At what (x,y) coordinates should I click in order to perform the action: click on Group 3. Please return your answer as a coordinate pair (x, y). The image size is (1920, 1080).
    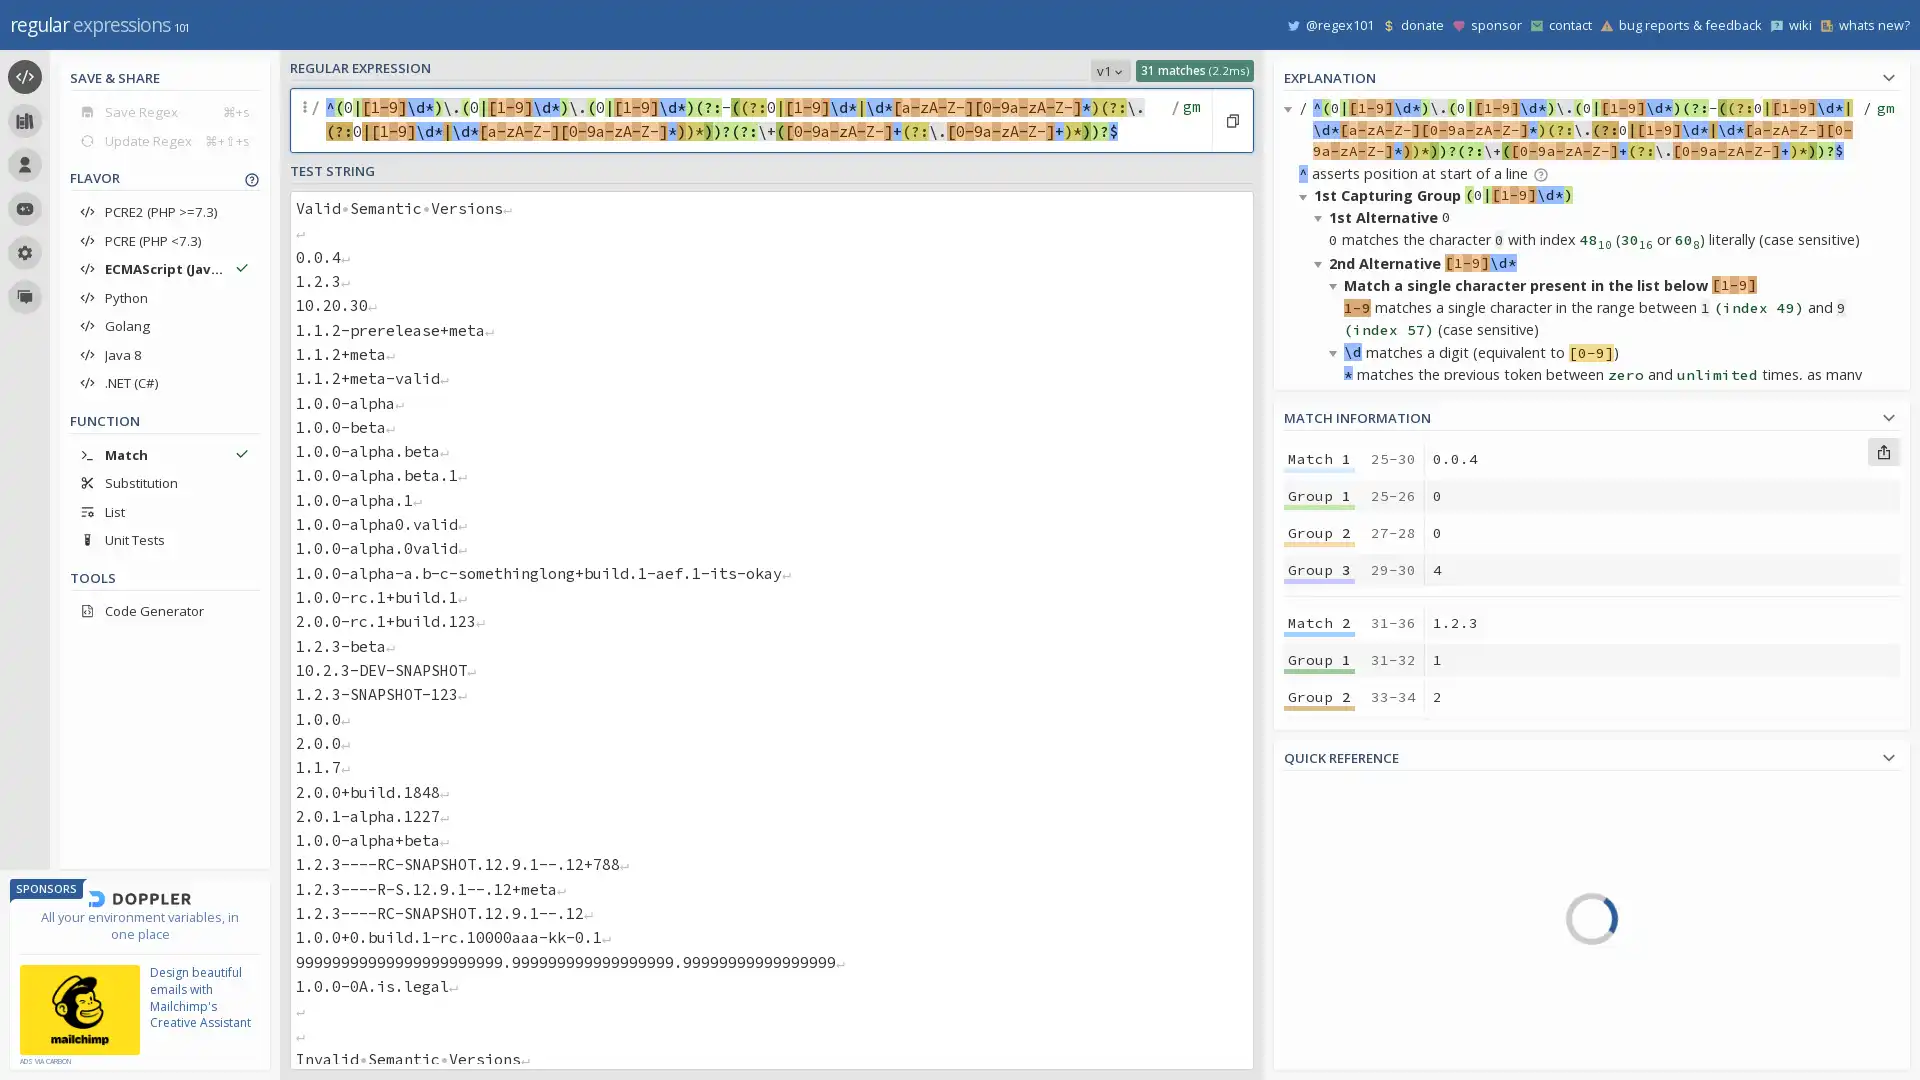
    Looking at the image, I should click on (1319, 1060).